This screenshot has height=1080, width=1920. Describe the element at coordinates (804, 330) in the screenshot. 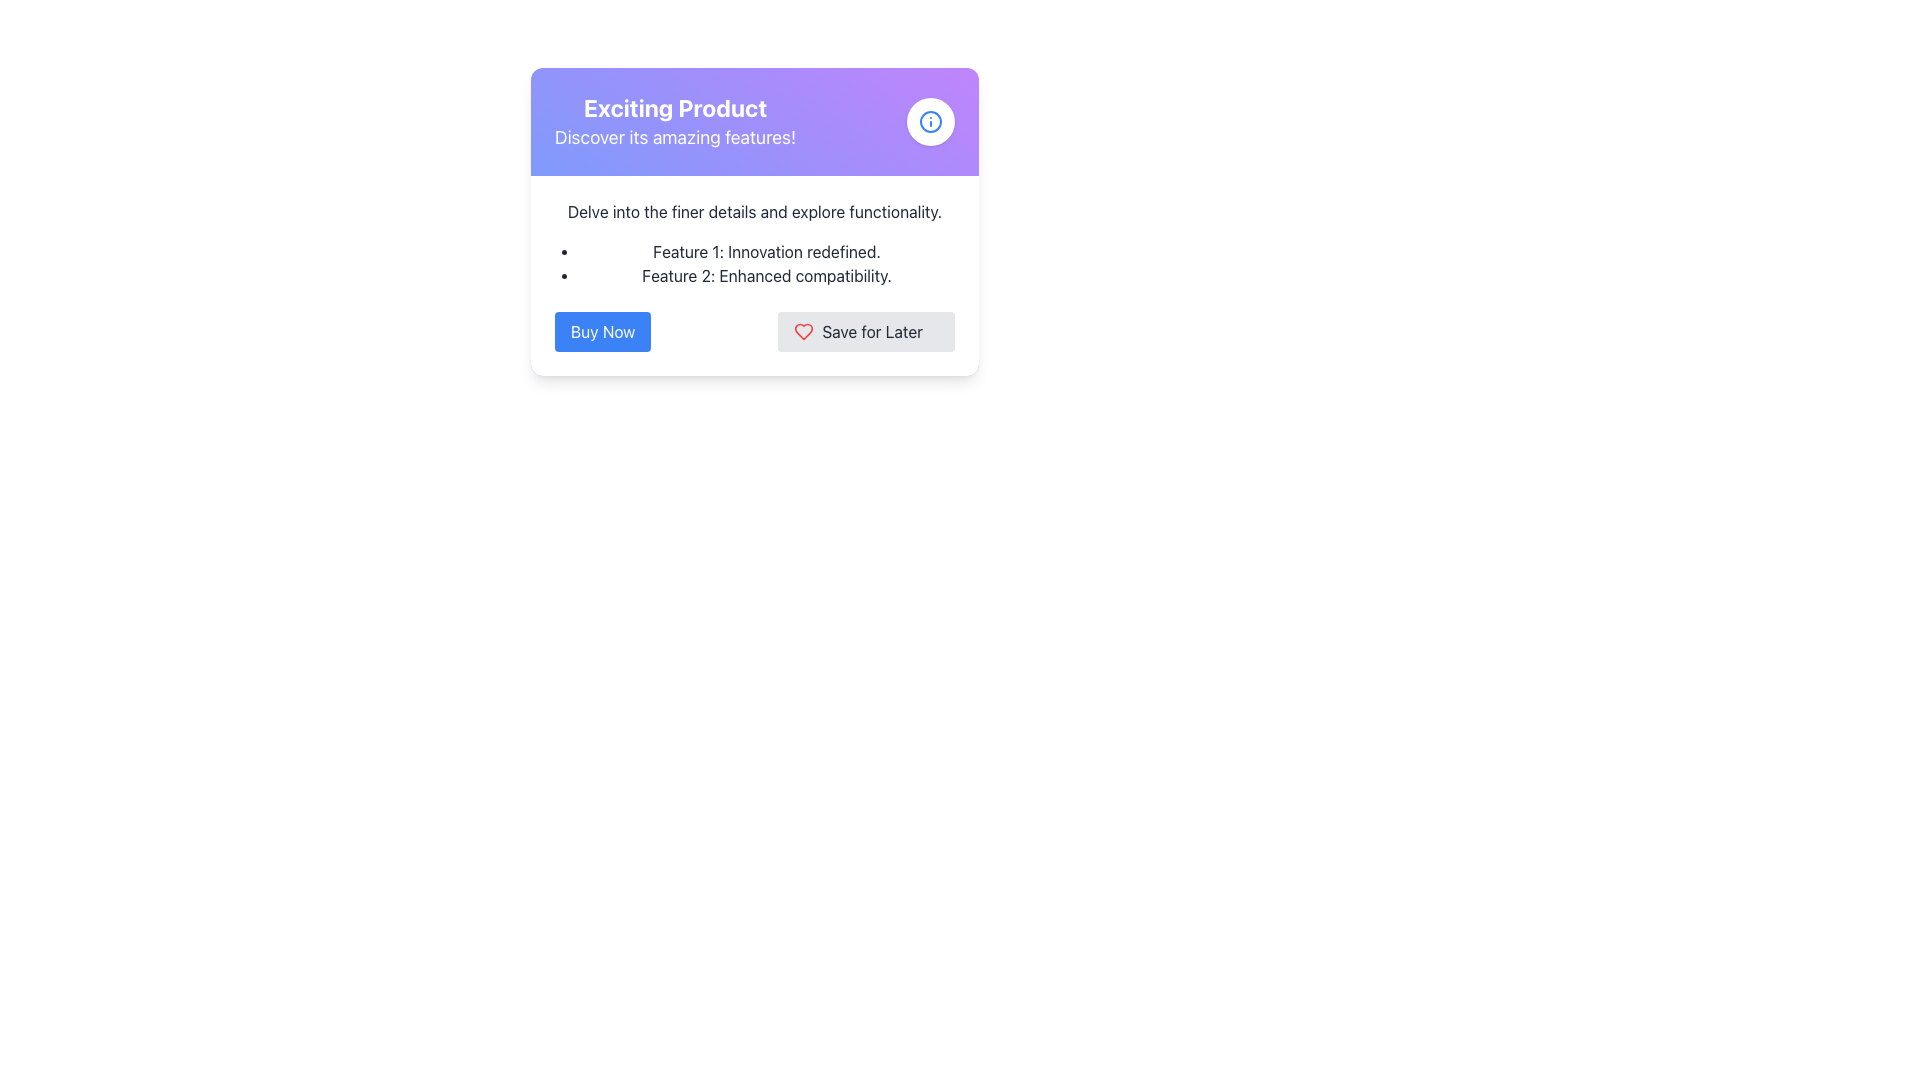

I see `the heart icon next to the 'Save for Later' button to emphasize the saving functionality` at that location.